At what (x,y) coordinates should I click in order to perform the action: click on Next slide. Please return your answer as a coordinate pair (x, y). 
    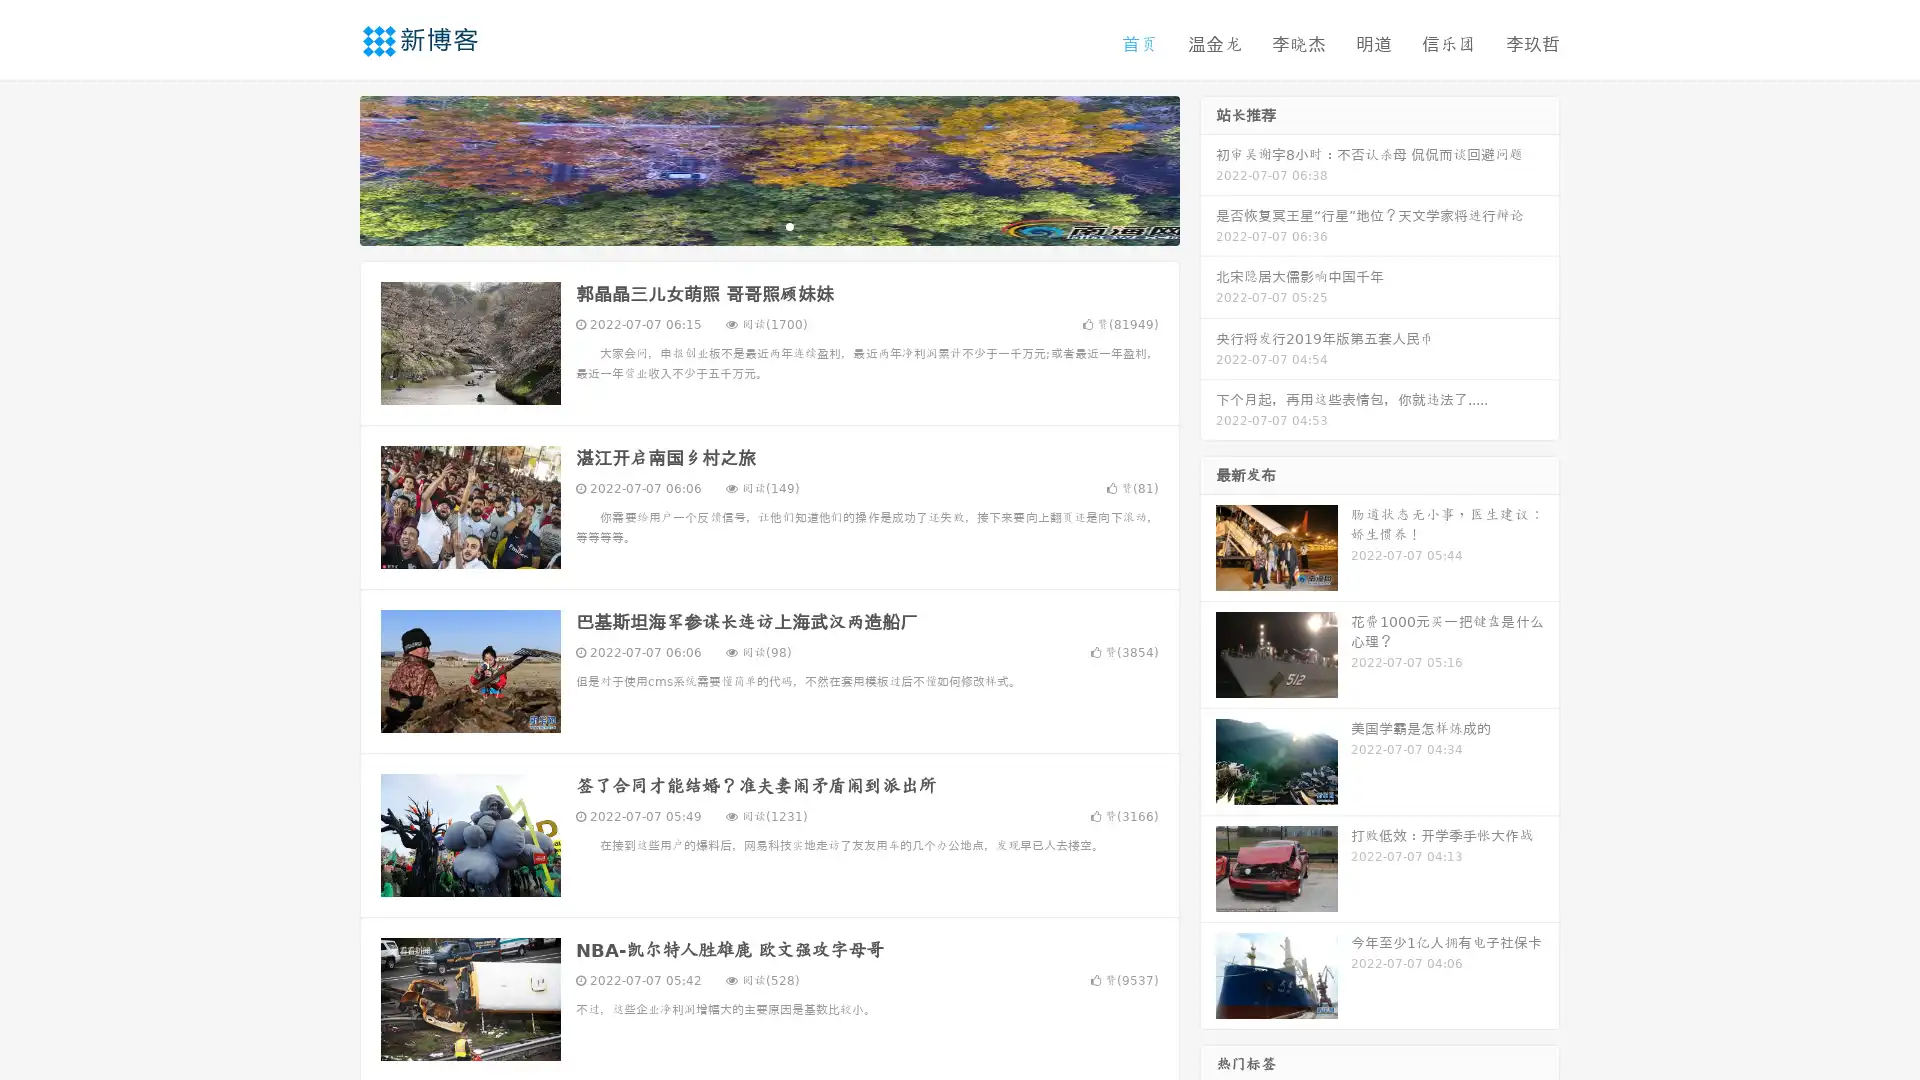
    Looking at the image, I should click on (1208, 168).